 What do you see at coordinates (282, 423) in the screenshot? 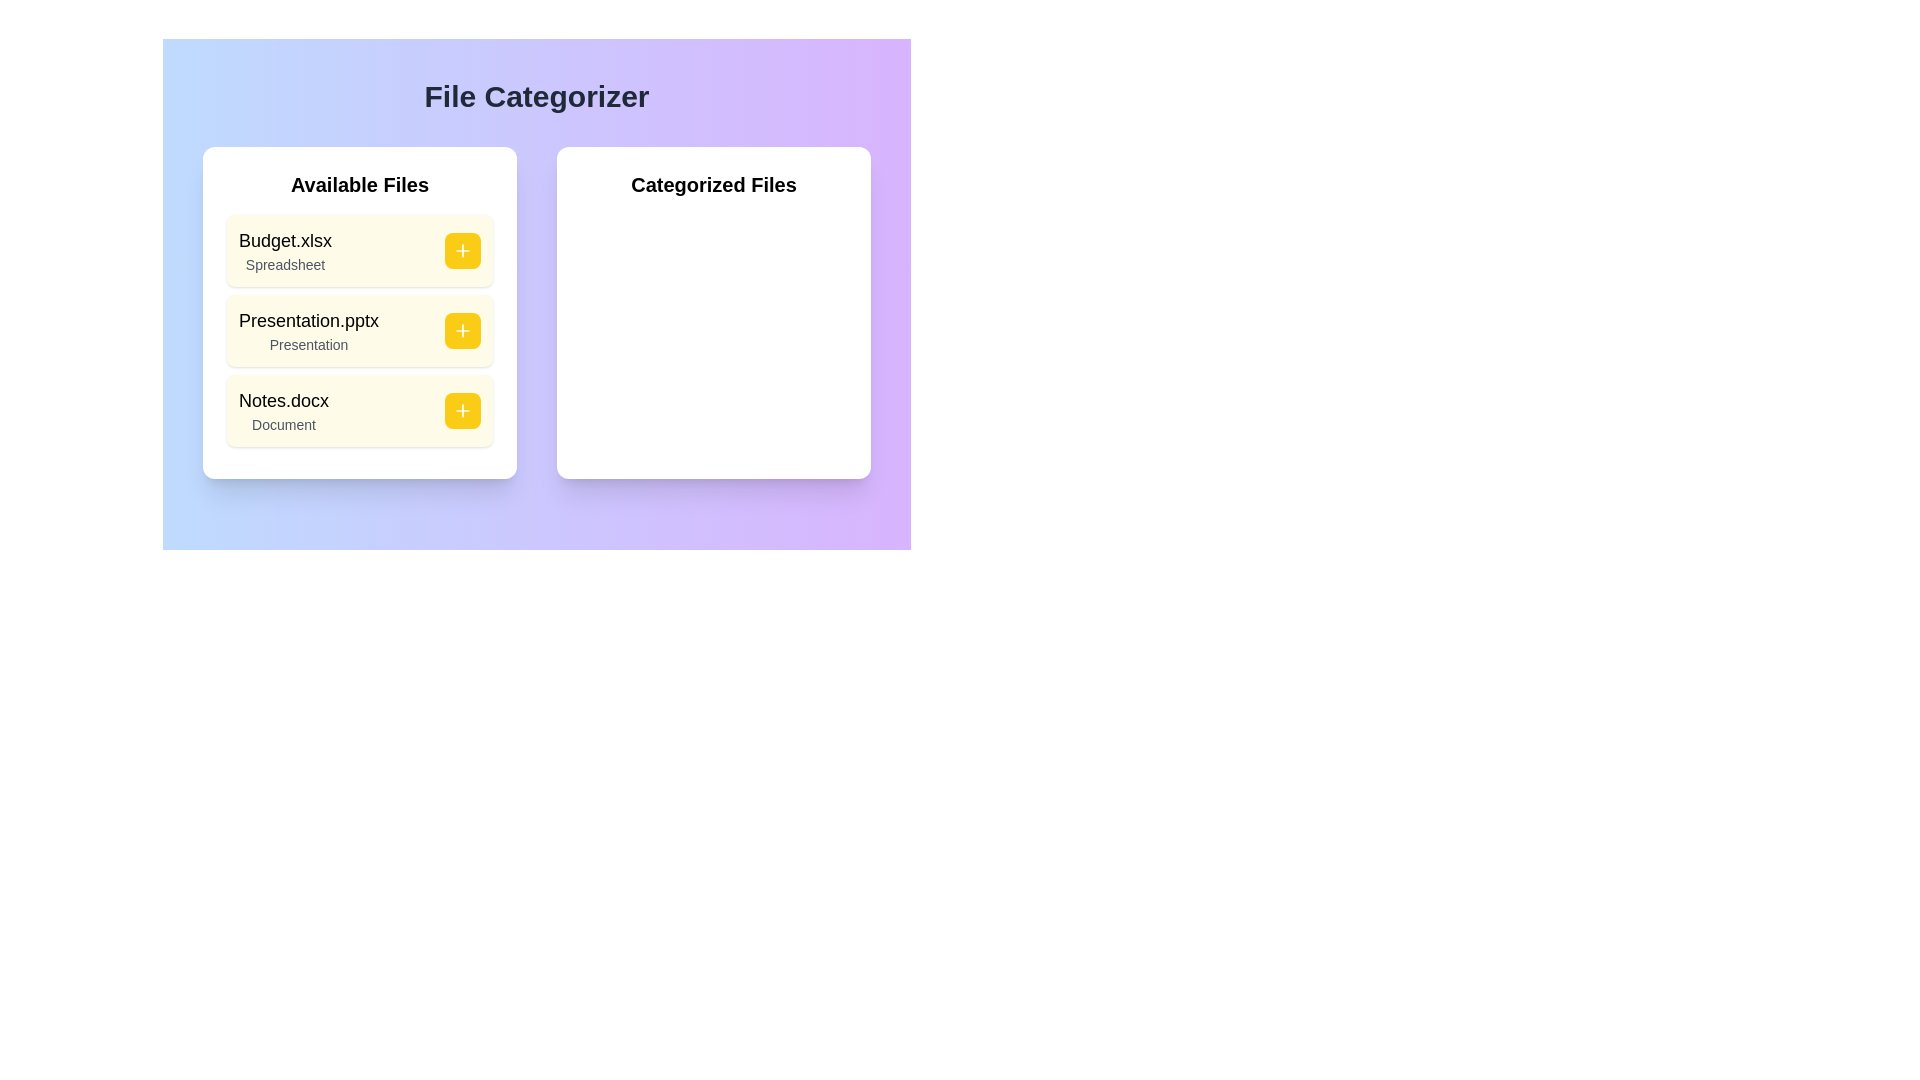
I see `the Static Text Label displaying the word 'Document' in gray font, located beneath 'Notes.docx' within the 'Available Files' panel` at bounding box center [282, 423].